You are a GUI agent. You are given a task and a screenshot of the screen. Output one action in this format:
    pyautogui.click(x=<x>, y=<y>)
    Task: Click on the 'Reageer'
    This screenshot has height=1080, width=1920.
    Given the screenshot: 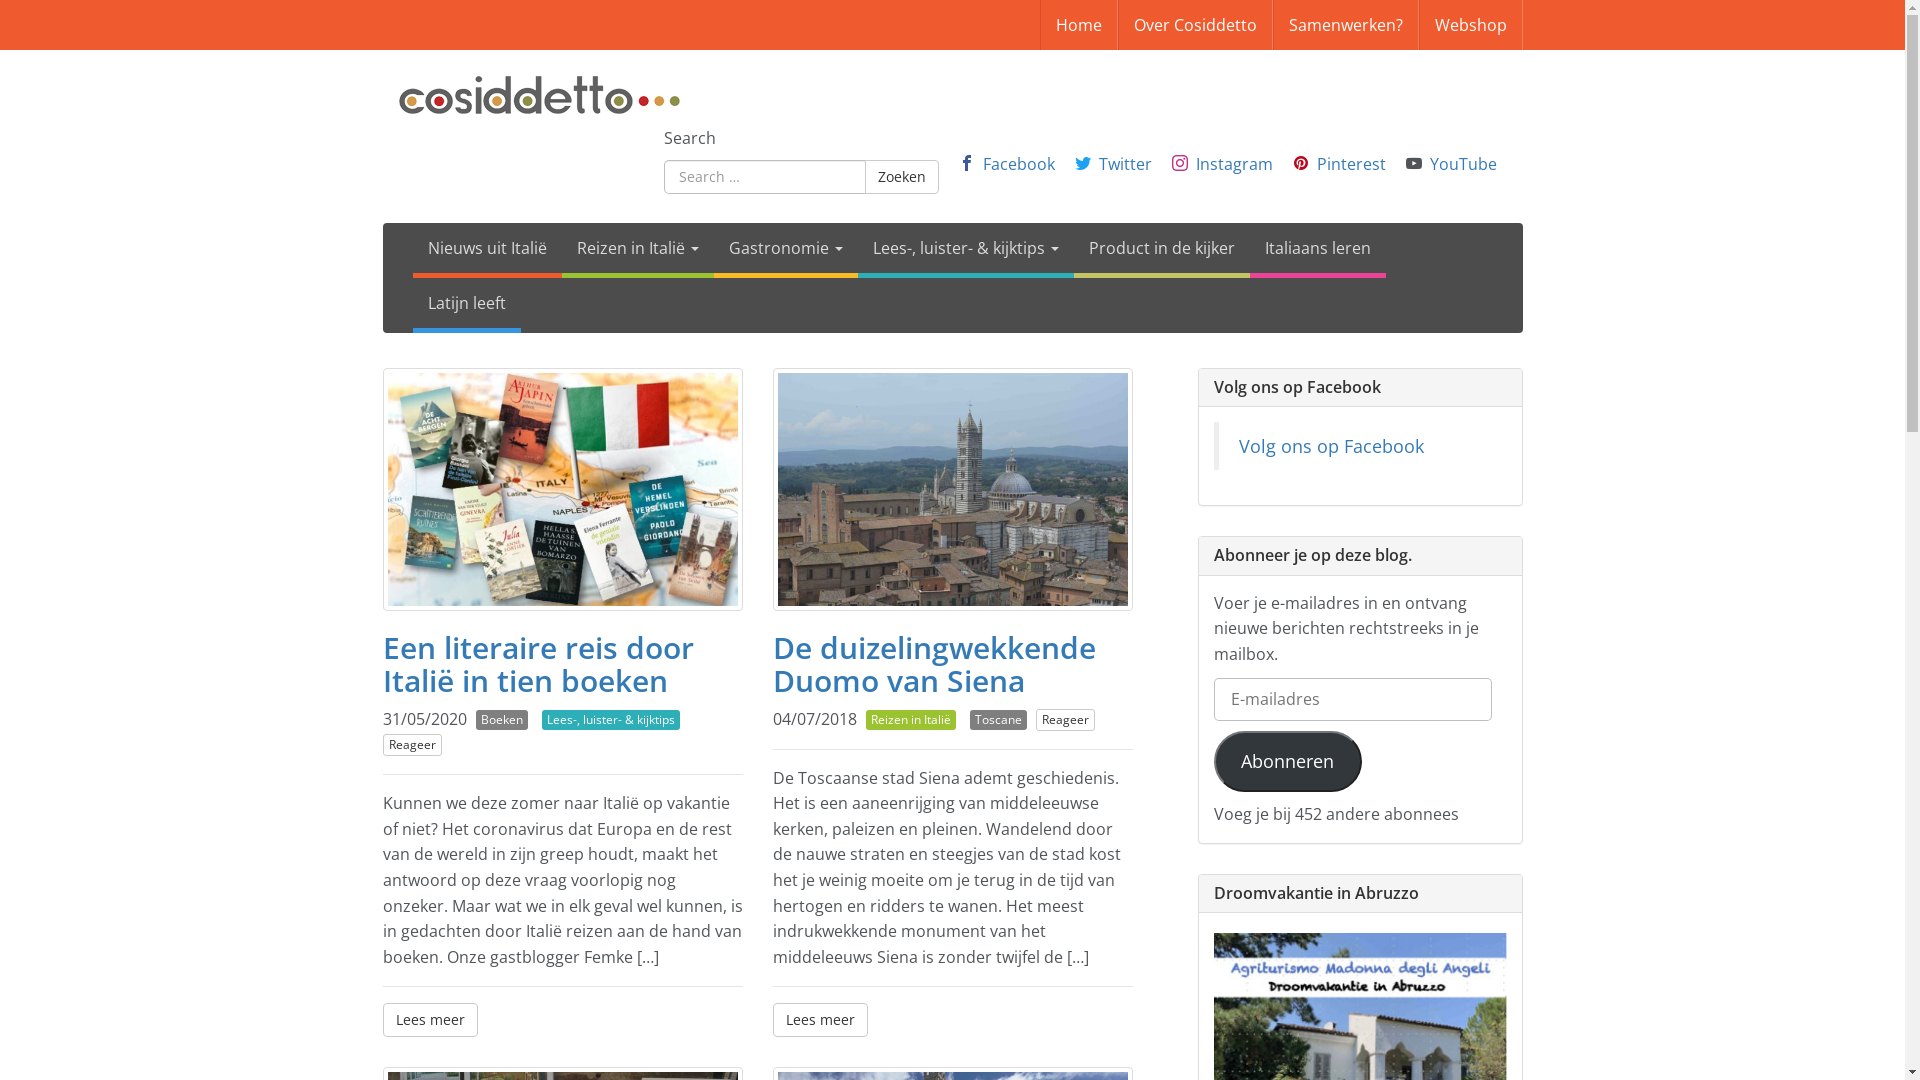 What is the action you would take?
    pyautogui.click(x=382, y=744)
    